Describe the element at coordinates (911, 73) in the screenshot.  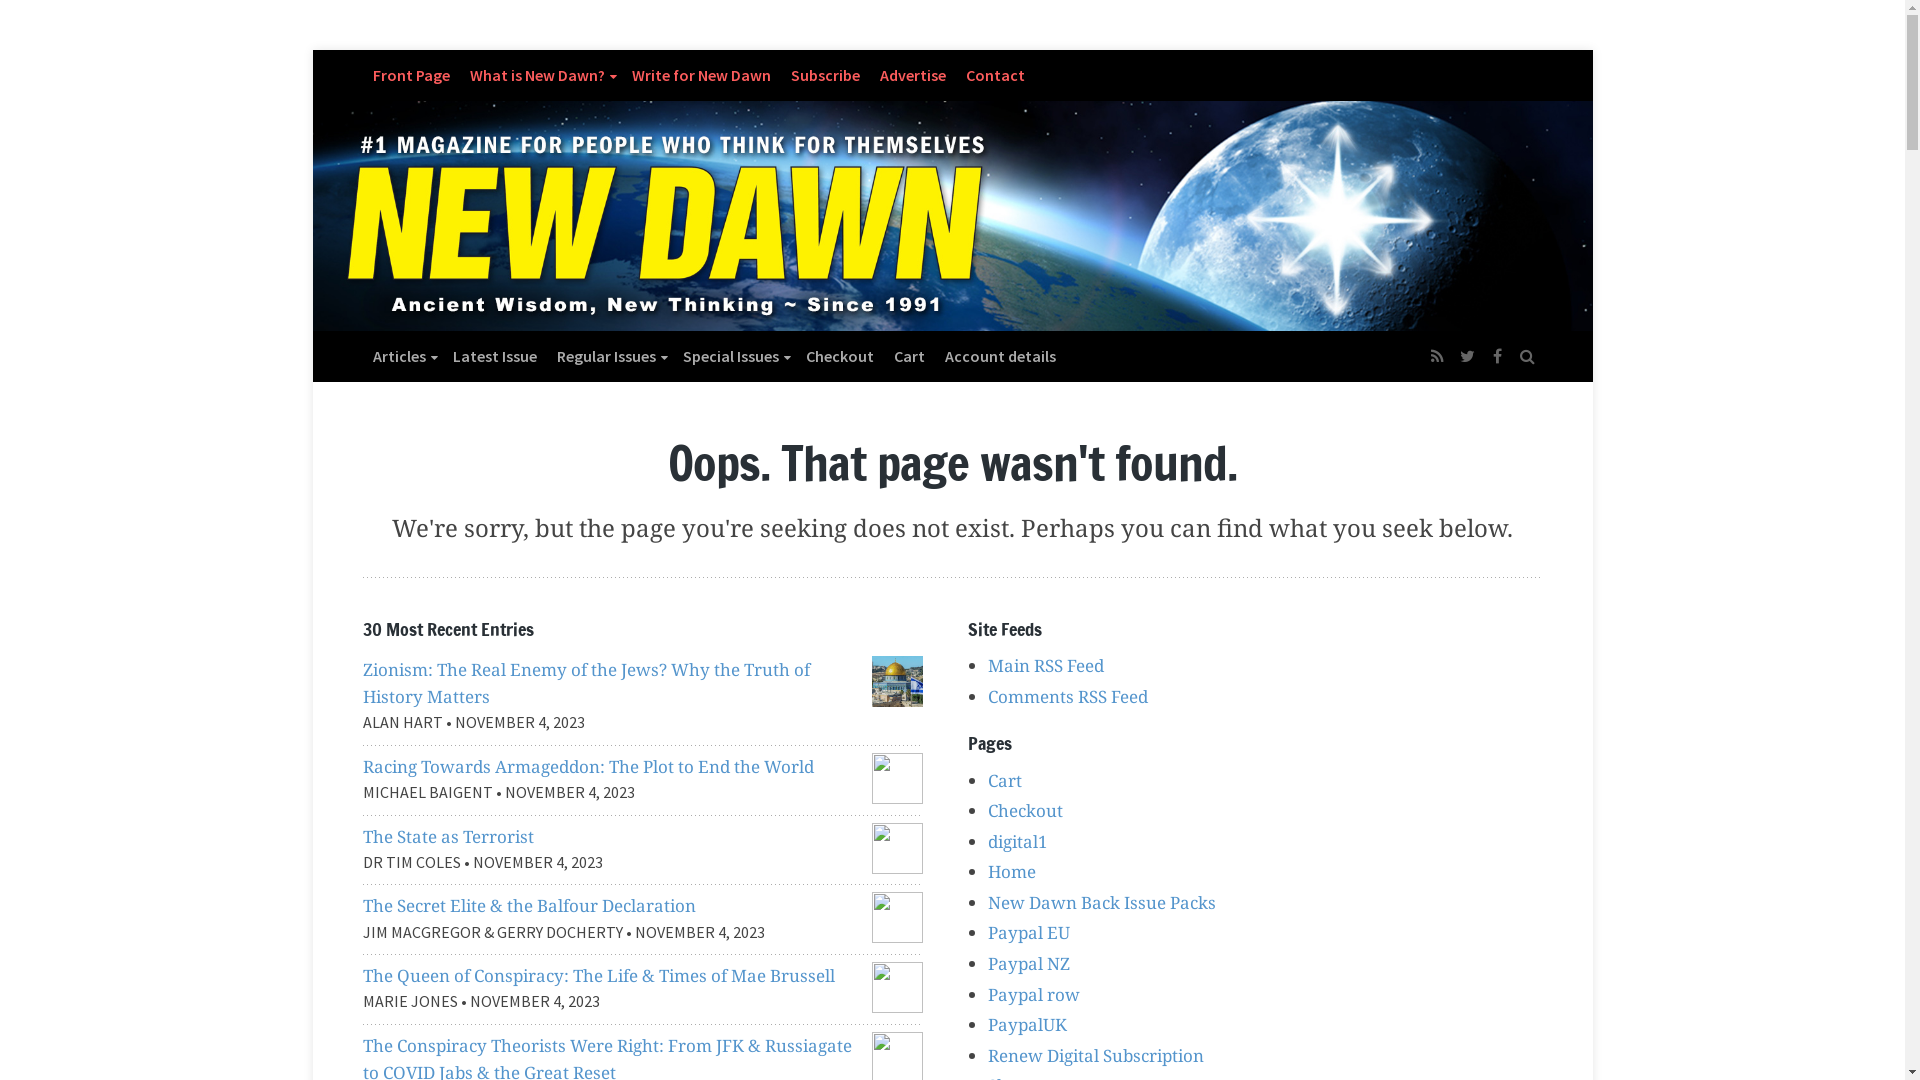
I see `'Advertise'` at that location.